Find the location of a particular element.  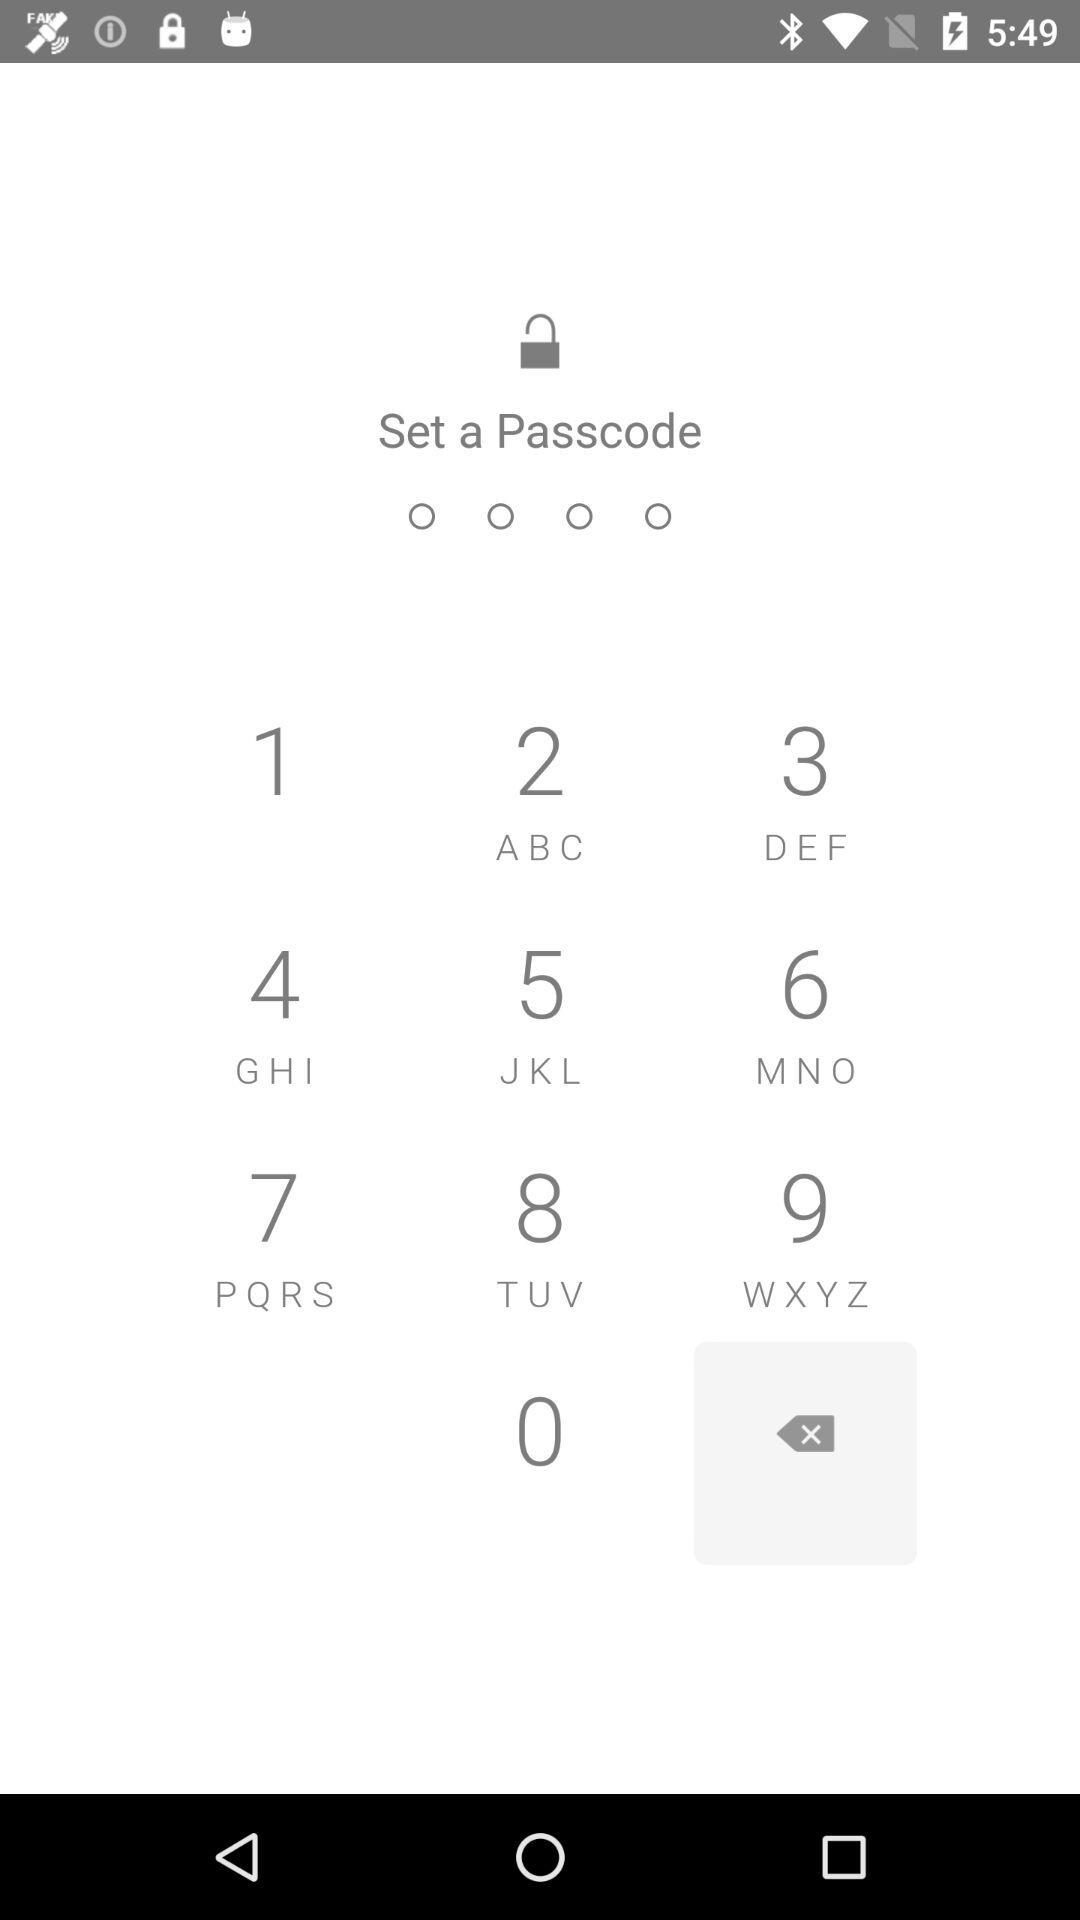

delete is located at coordinates (804, 1453).